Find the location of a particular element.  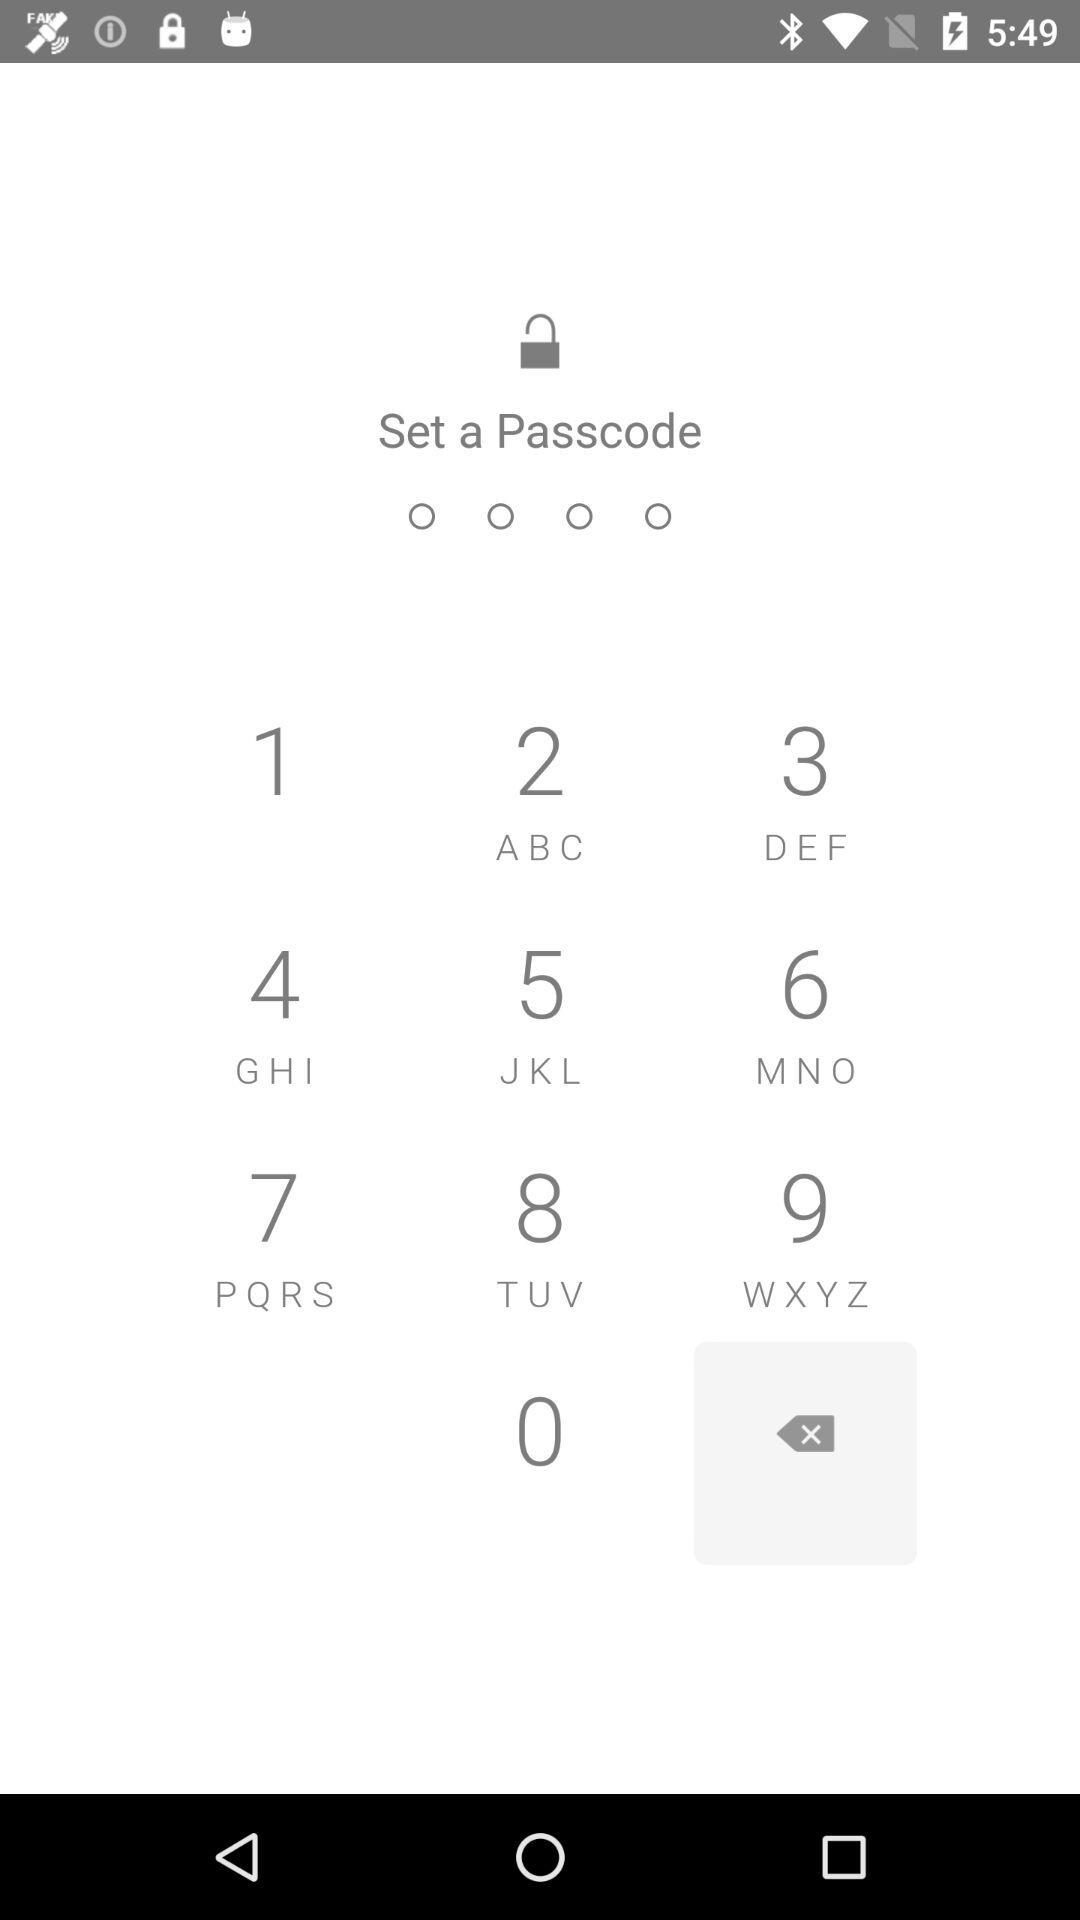

delete is located at coordinates (804, 1453).